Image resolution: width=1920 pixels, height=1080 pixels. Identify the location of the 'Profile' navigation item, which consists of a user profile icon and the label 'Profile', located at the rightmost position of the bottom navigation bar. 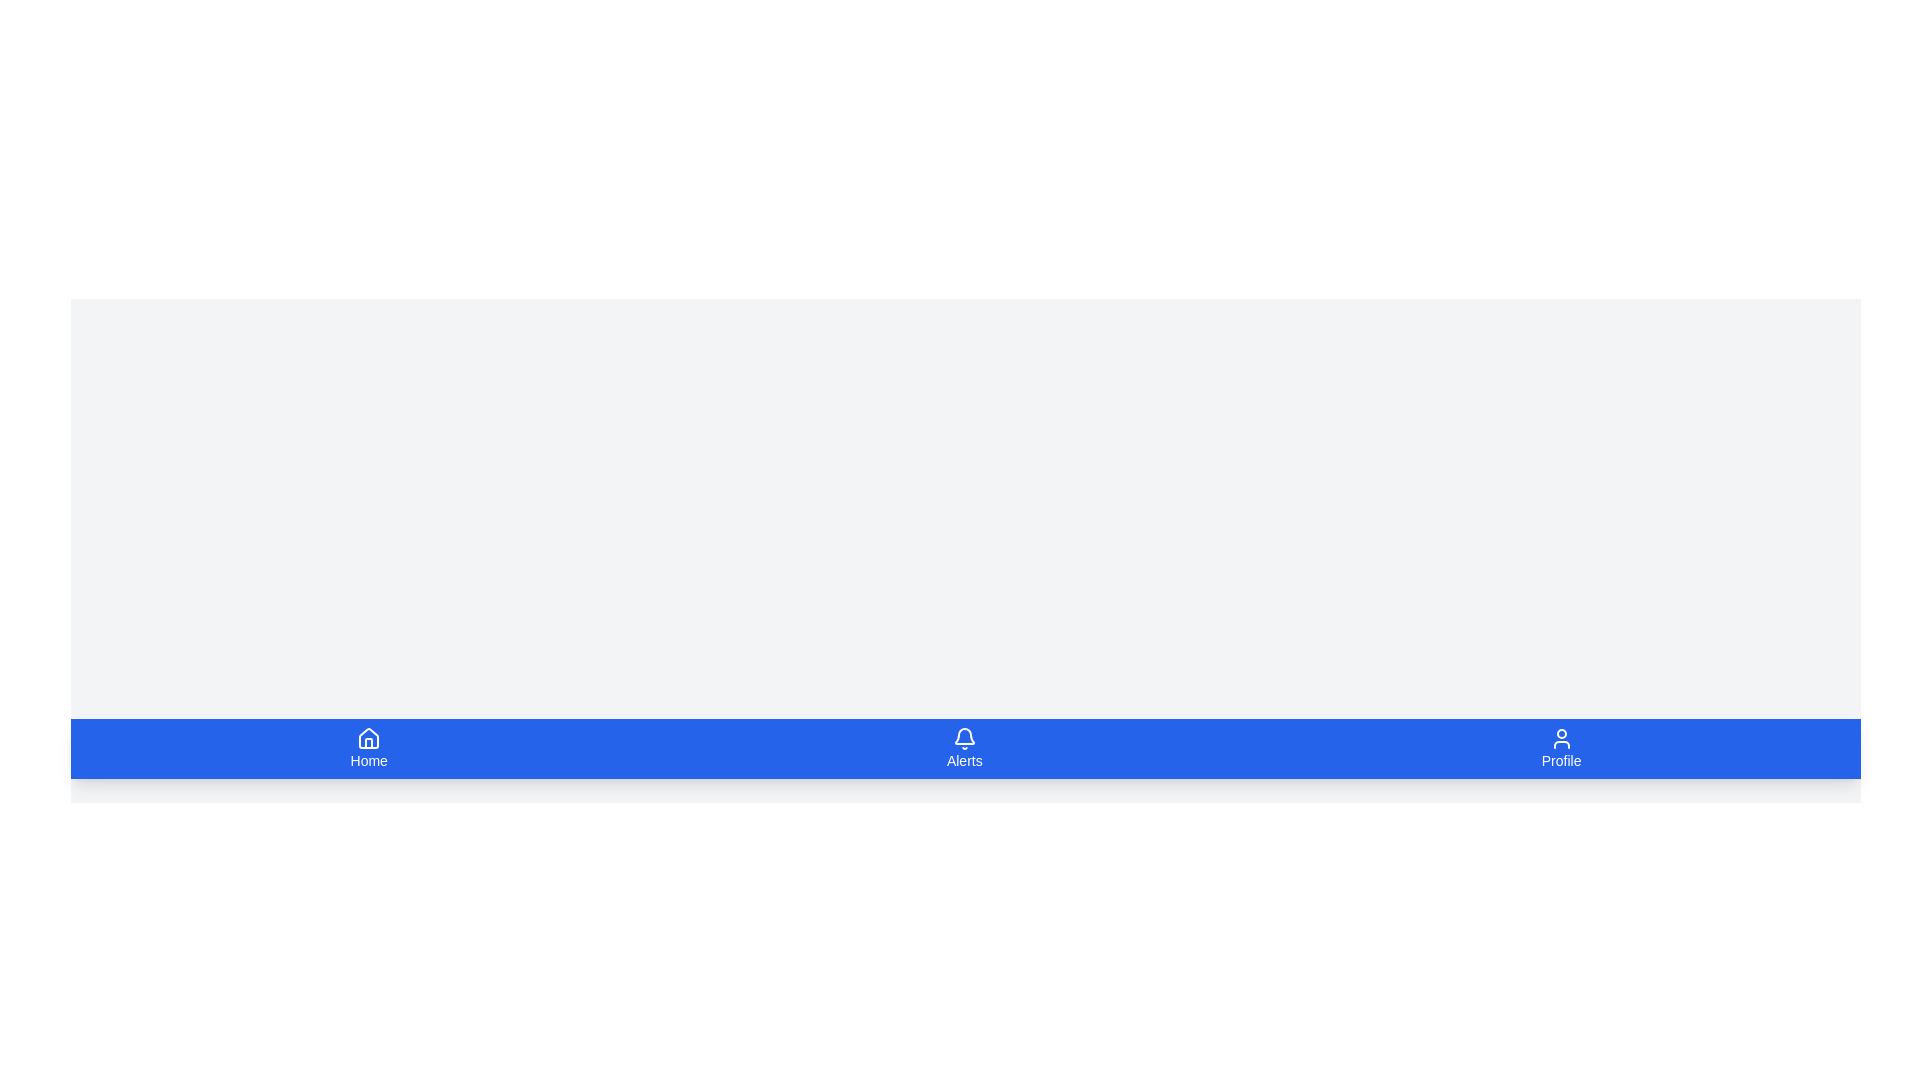
(1560, 748).